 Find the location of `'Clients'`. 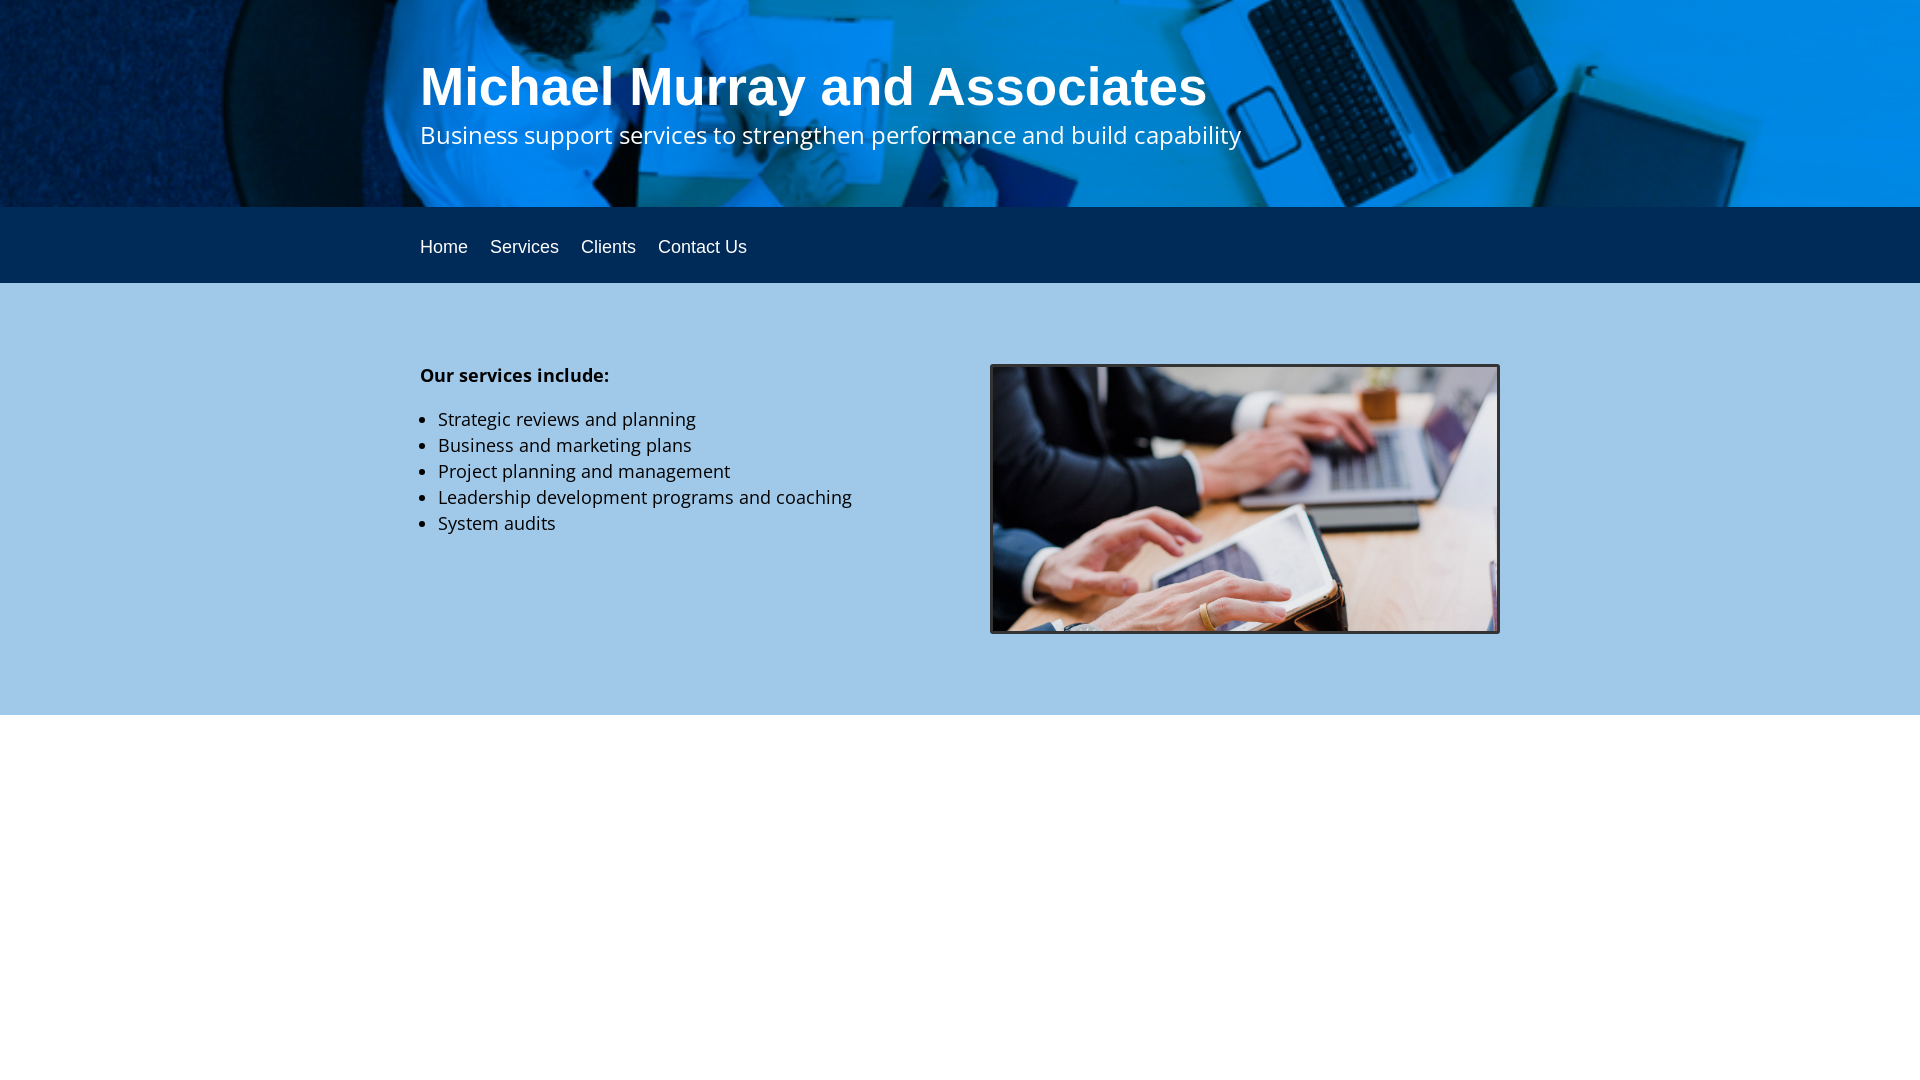

'Clients' is located at coordinates (607, 260).